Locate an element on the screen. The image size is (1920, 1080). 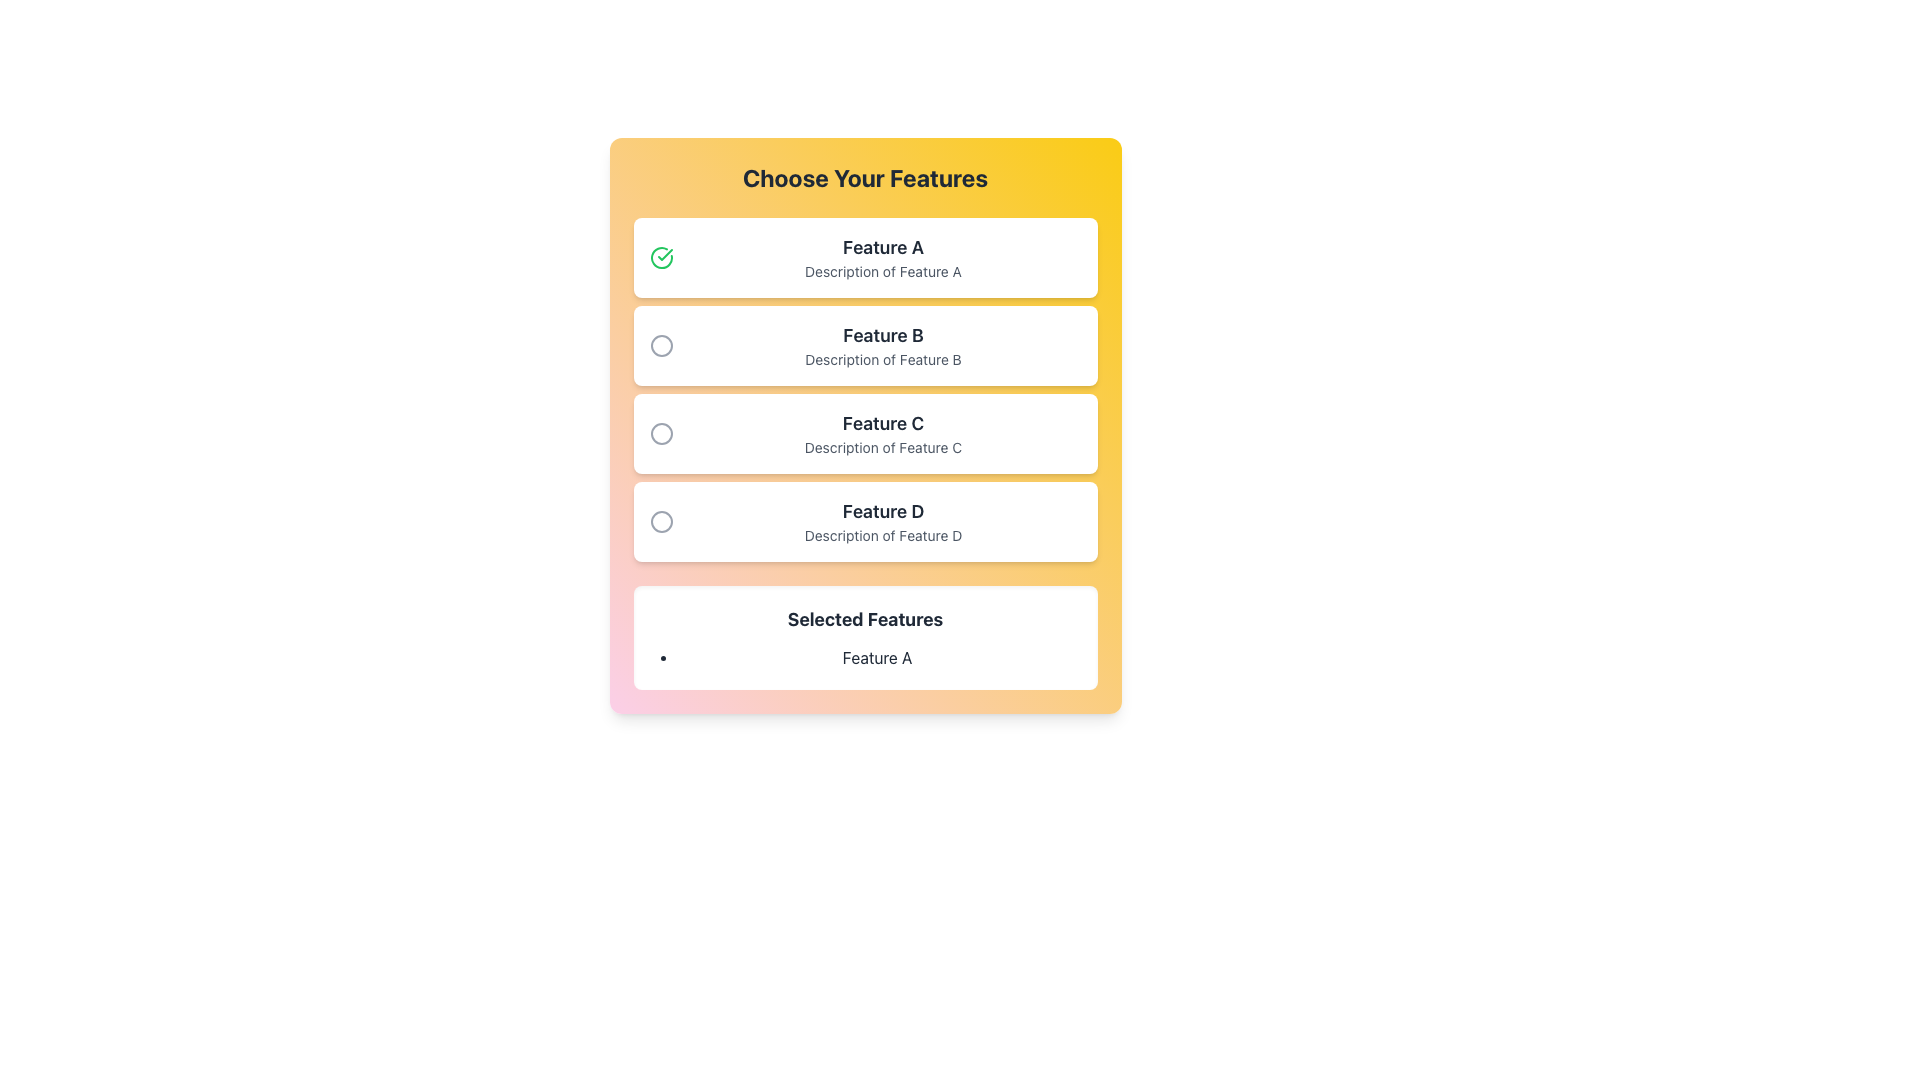
the green circular checkmark icon with a bold green outline located in the first option card labeled 'Feature A' is located at coordinates (661, 257).